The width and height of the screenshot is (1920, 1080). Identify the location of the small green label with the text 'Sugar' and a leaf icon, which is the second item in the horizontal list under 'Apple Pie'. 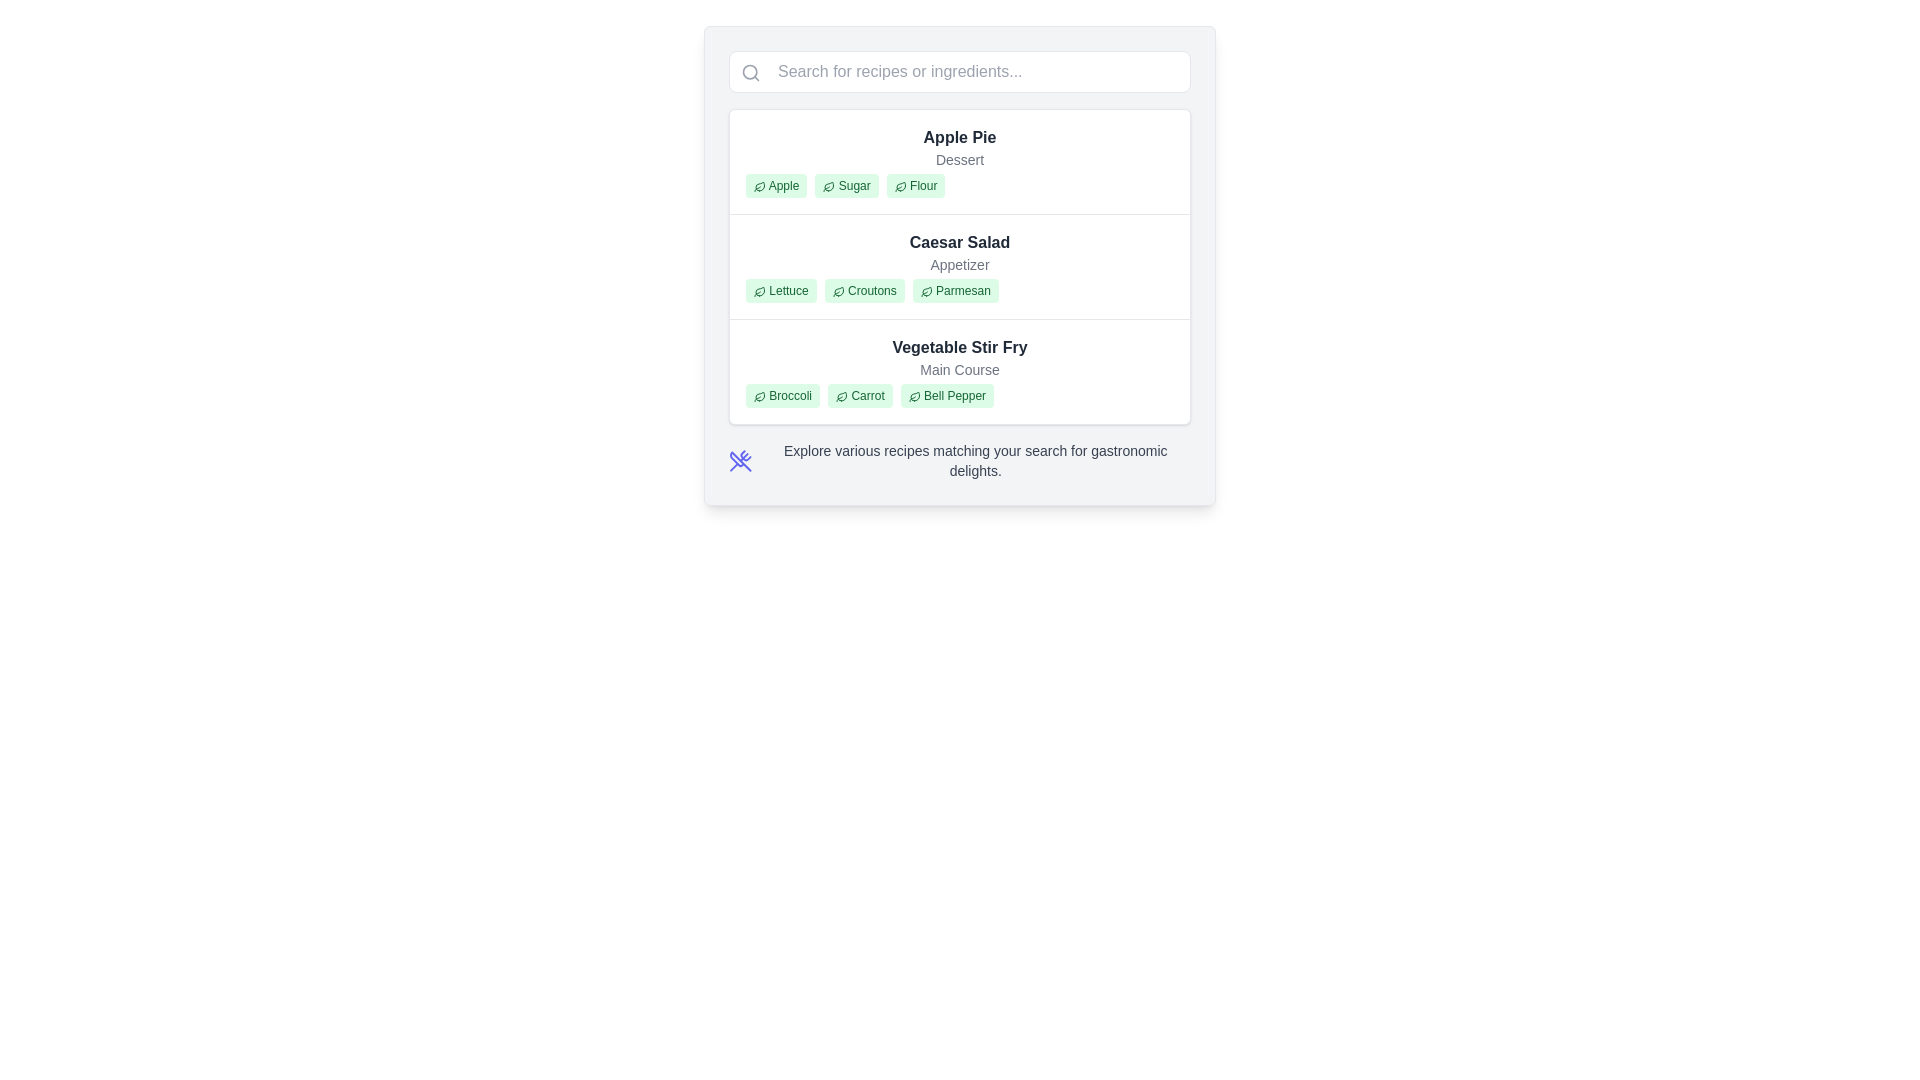
(847, 185).